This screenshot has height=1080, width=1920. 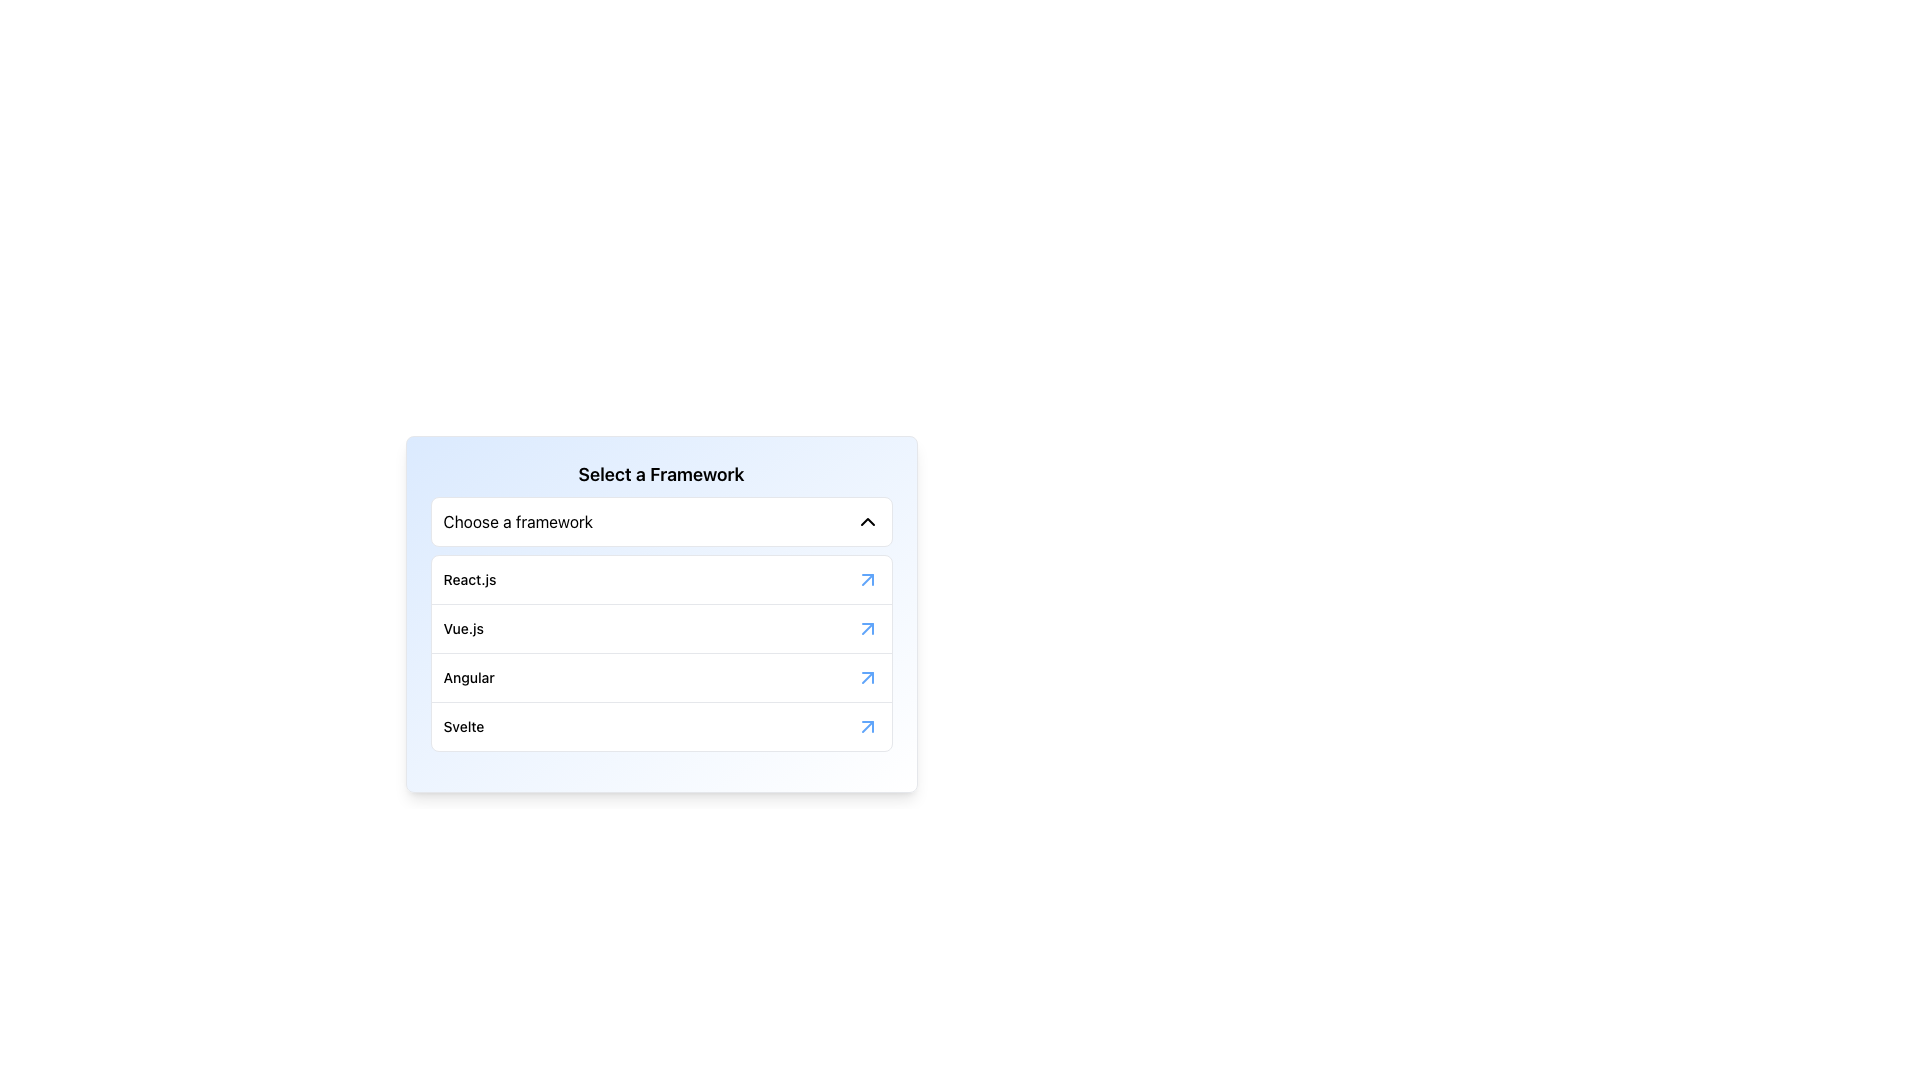 What do you see at coordinates (661, 520) in the screenshot?
I see `keyboard navigation` at bounding box center [661, 520].